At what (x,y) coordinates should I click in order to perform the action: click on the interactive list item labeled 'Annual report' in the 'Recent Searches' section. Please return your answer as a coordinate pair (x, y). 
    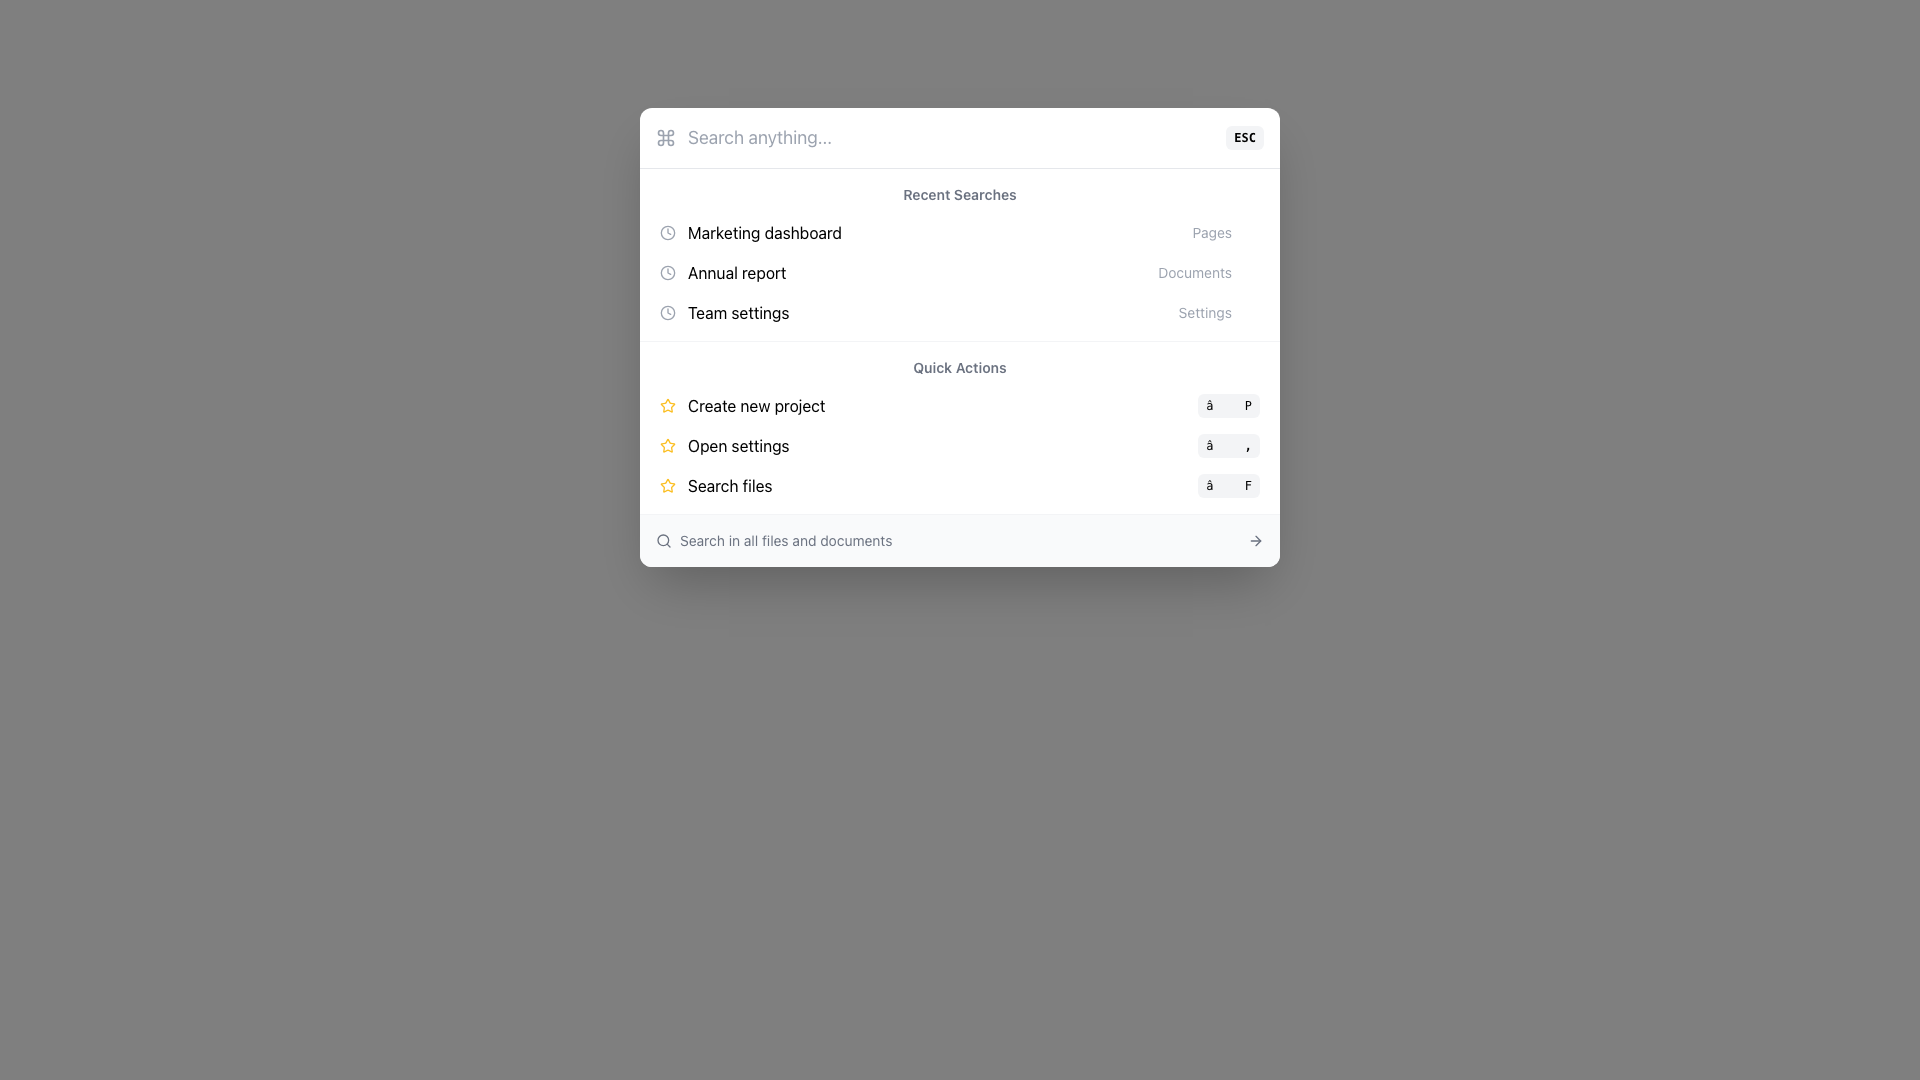
    Looking at the image, I should click on (960, 273).